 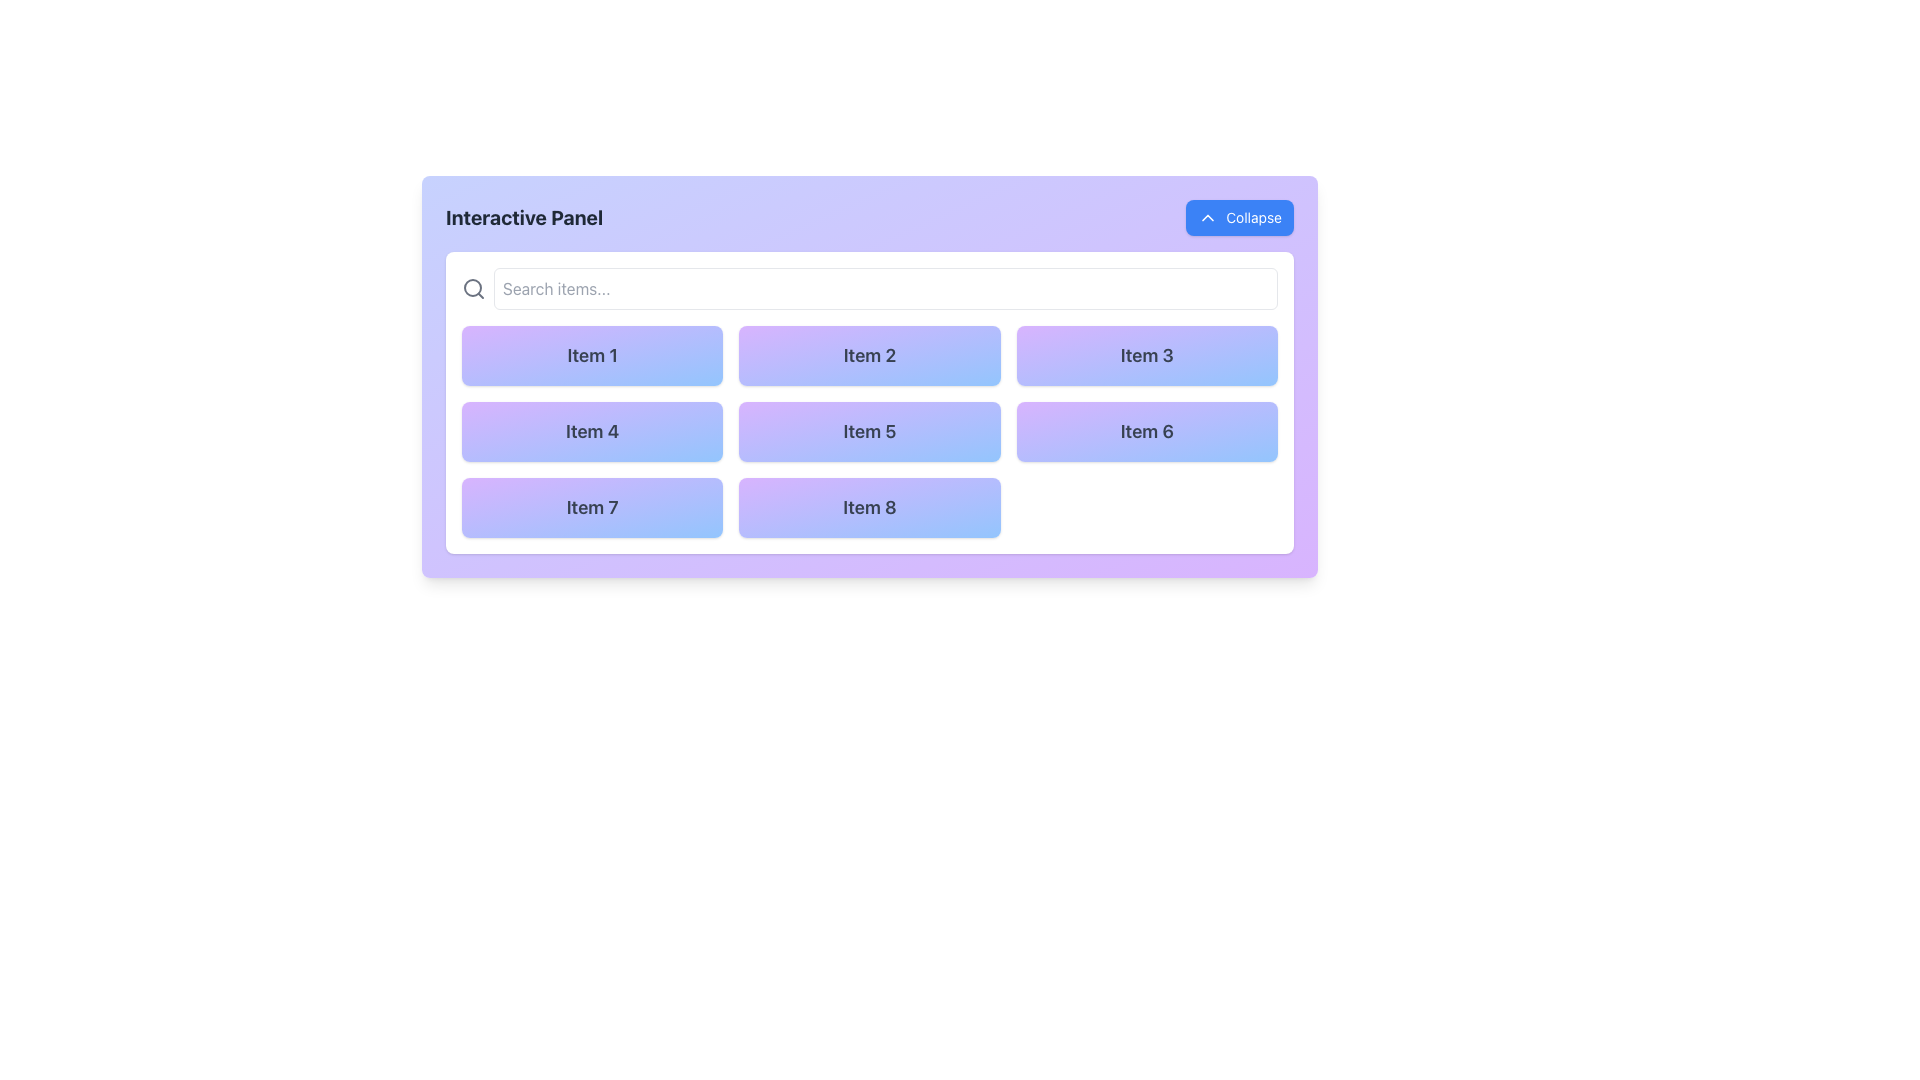 I want to click on the text label identifying the card as 'Item 7', which is centrally positioned in the seventh card of the layout, located in the third row and first column of the panel, so click(x=591, y=506).